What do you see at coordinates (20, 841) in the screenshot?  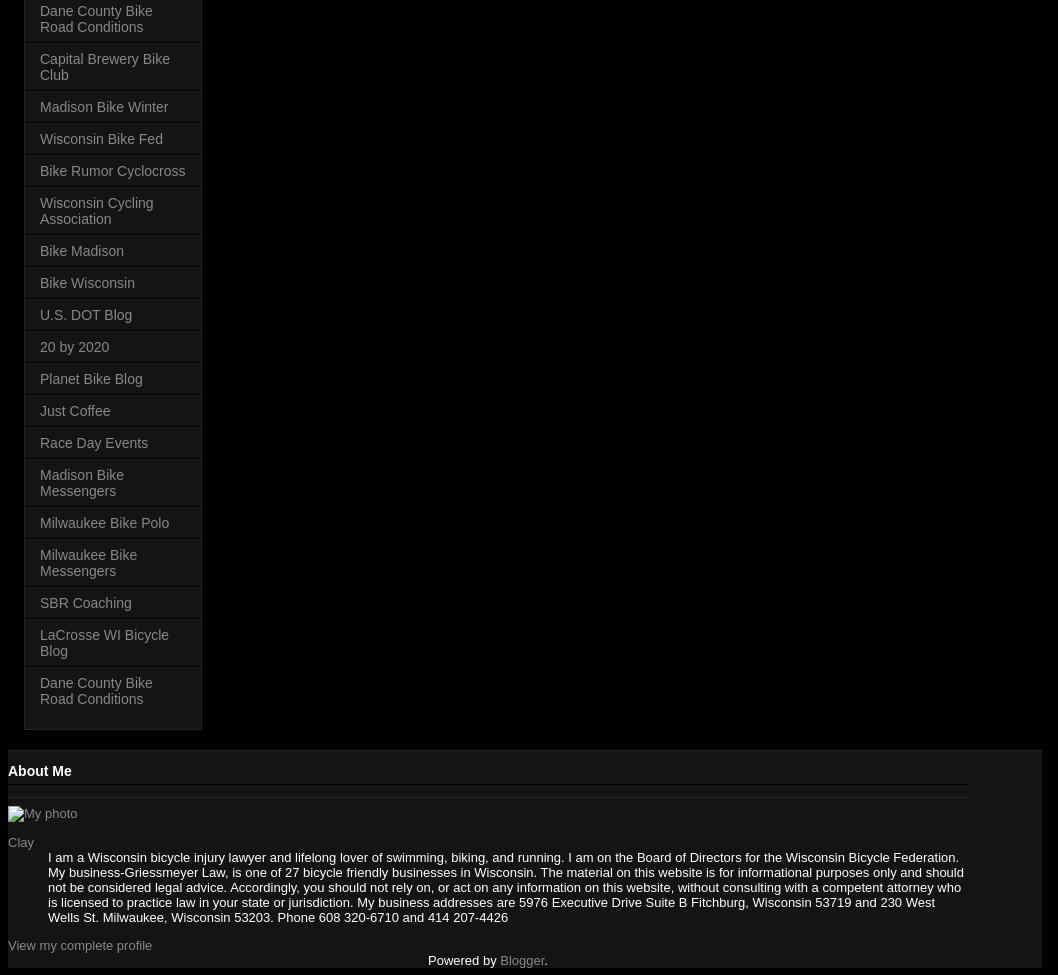 I see `'Clay'` at bounding box center [20, 841].